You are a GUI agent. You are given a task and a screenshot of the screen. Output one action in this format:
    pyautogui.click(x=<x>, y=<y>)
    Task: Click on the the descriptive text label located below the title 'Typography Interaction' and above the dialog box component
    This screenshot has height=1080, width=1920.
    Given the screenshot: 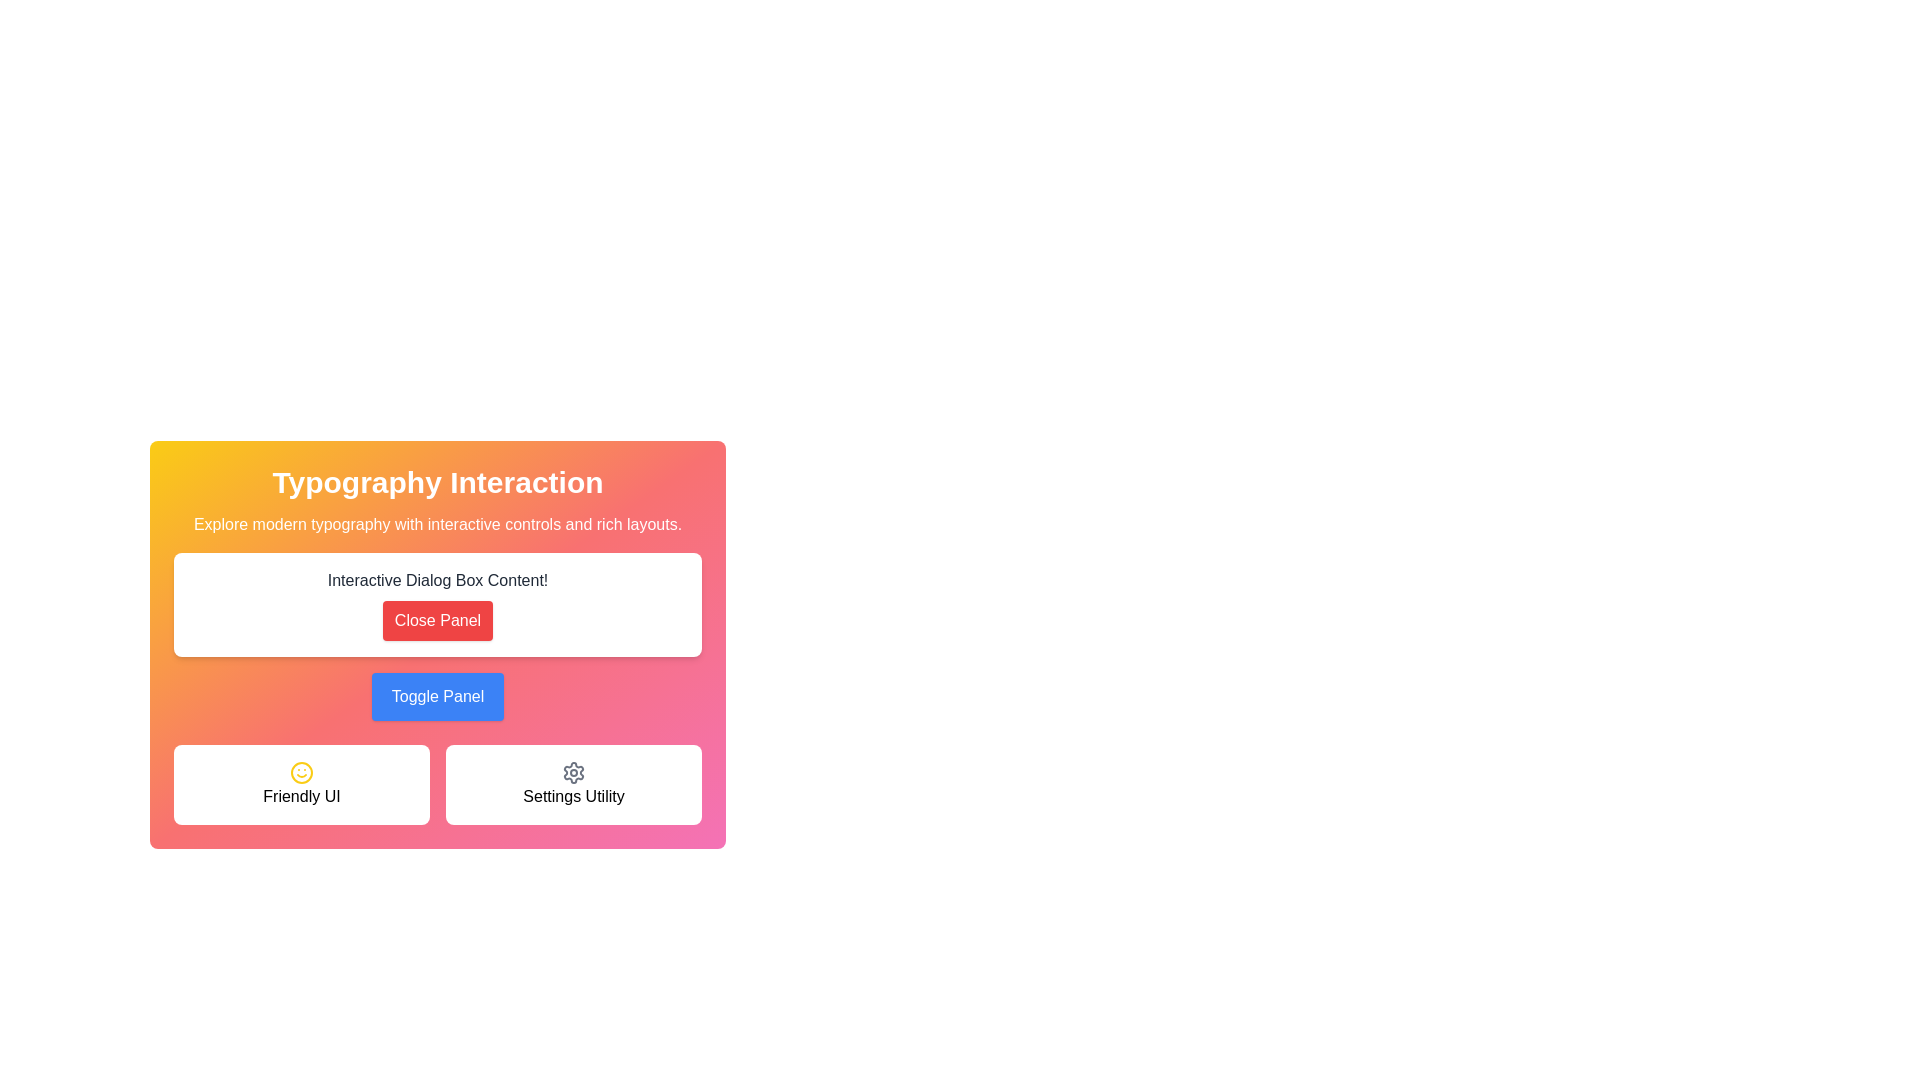 What is the action you would take?
    pyautogui.click(x=436, y=523)
    